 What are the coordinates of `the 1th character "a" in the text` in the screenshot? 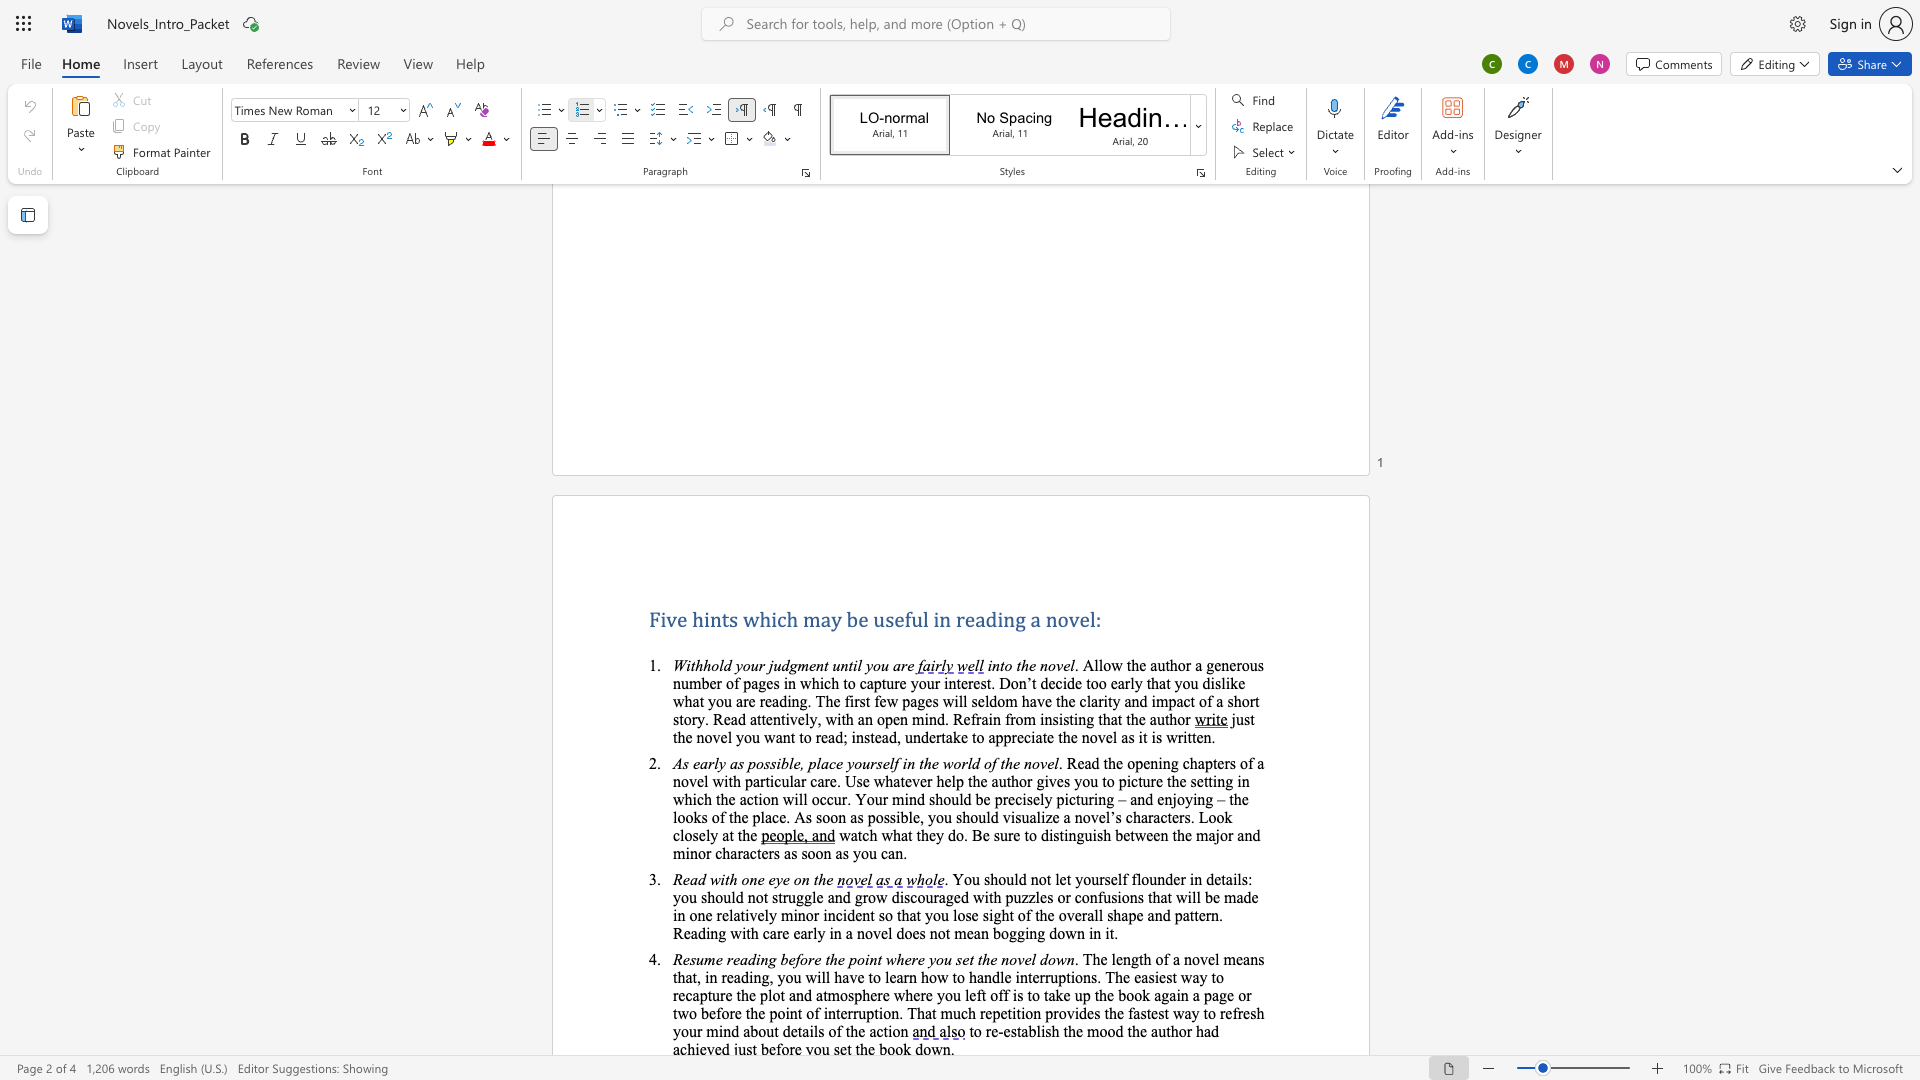 It's located at (735, 915).